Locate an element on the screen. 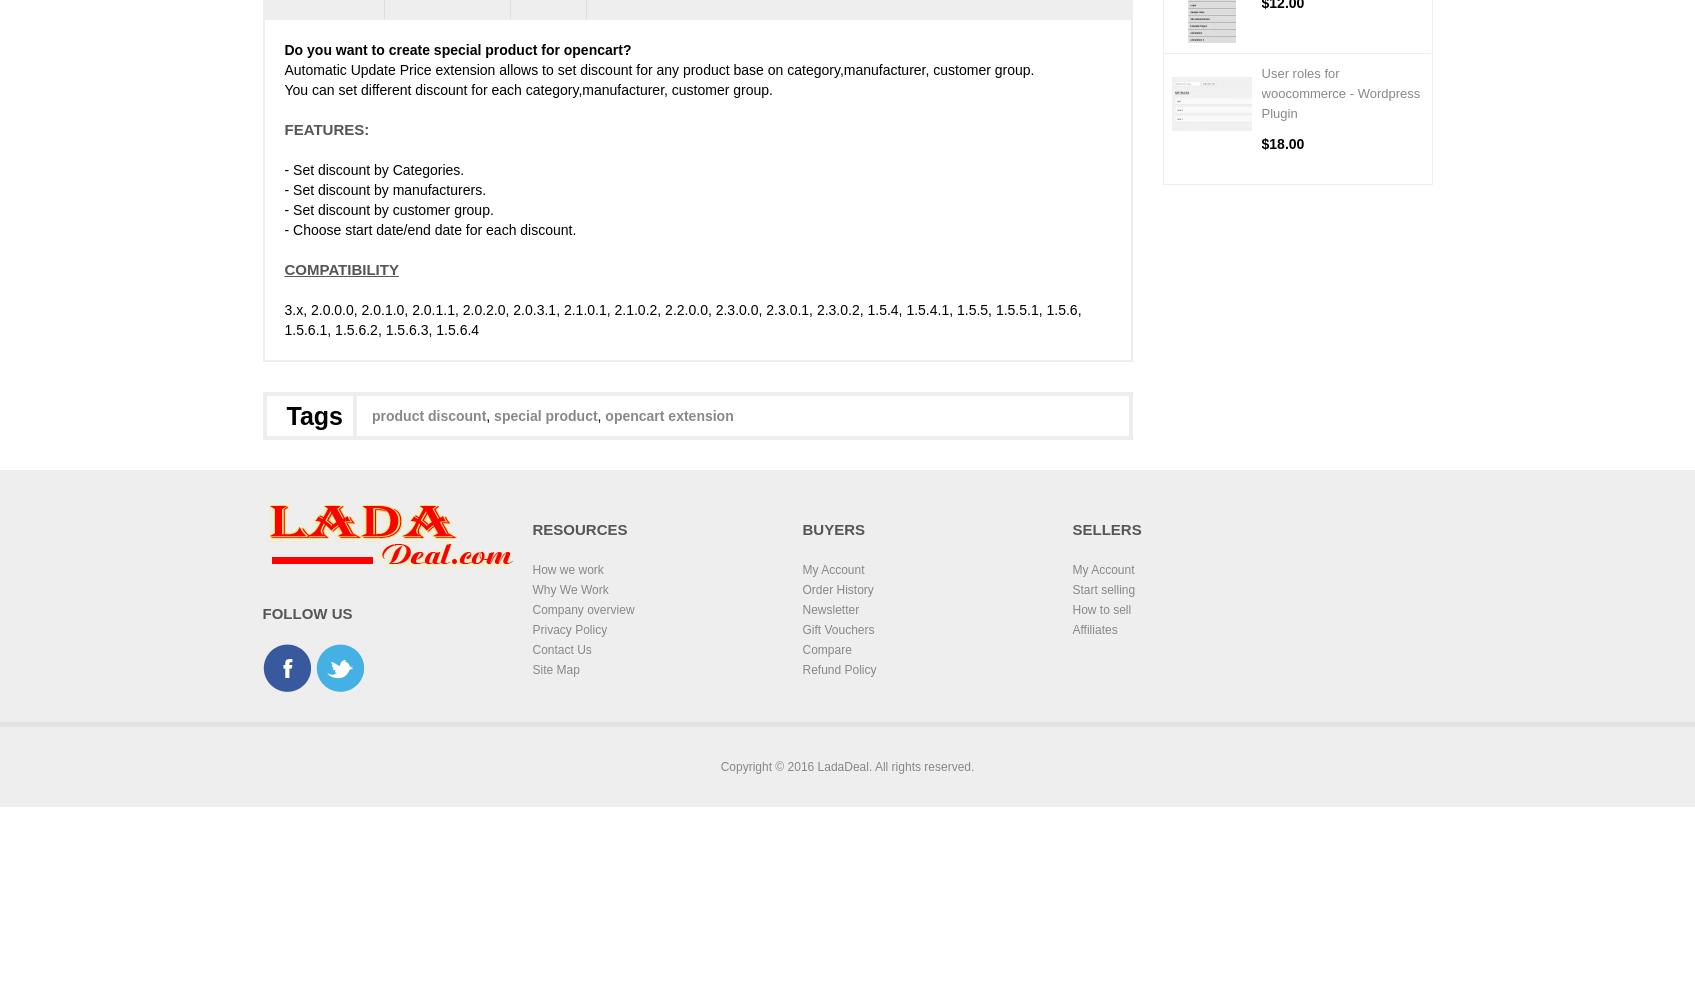 This screenshot has width=1695, height=1000. 'Features:' is located at coordinates (326, 128).